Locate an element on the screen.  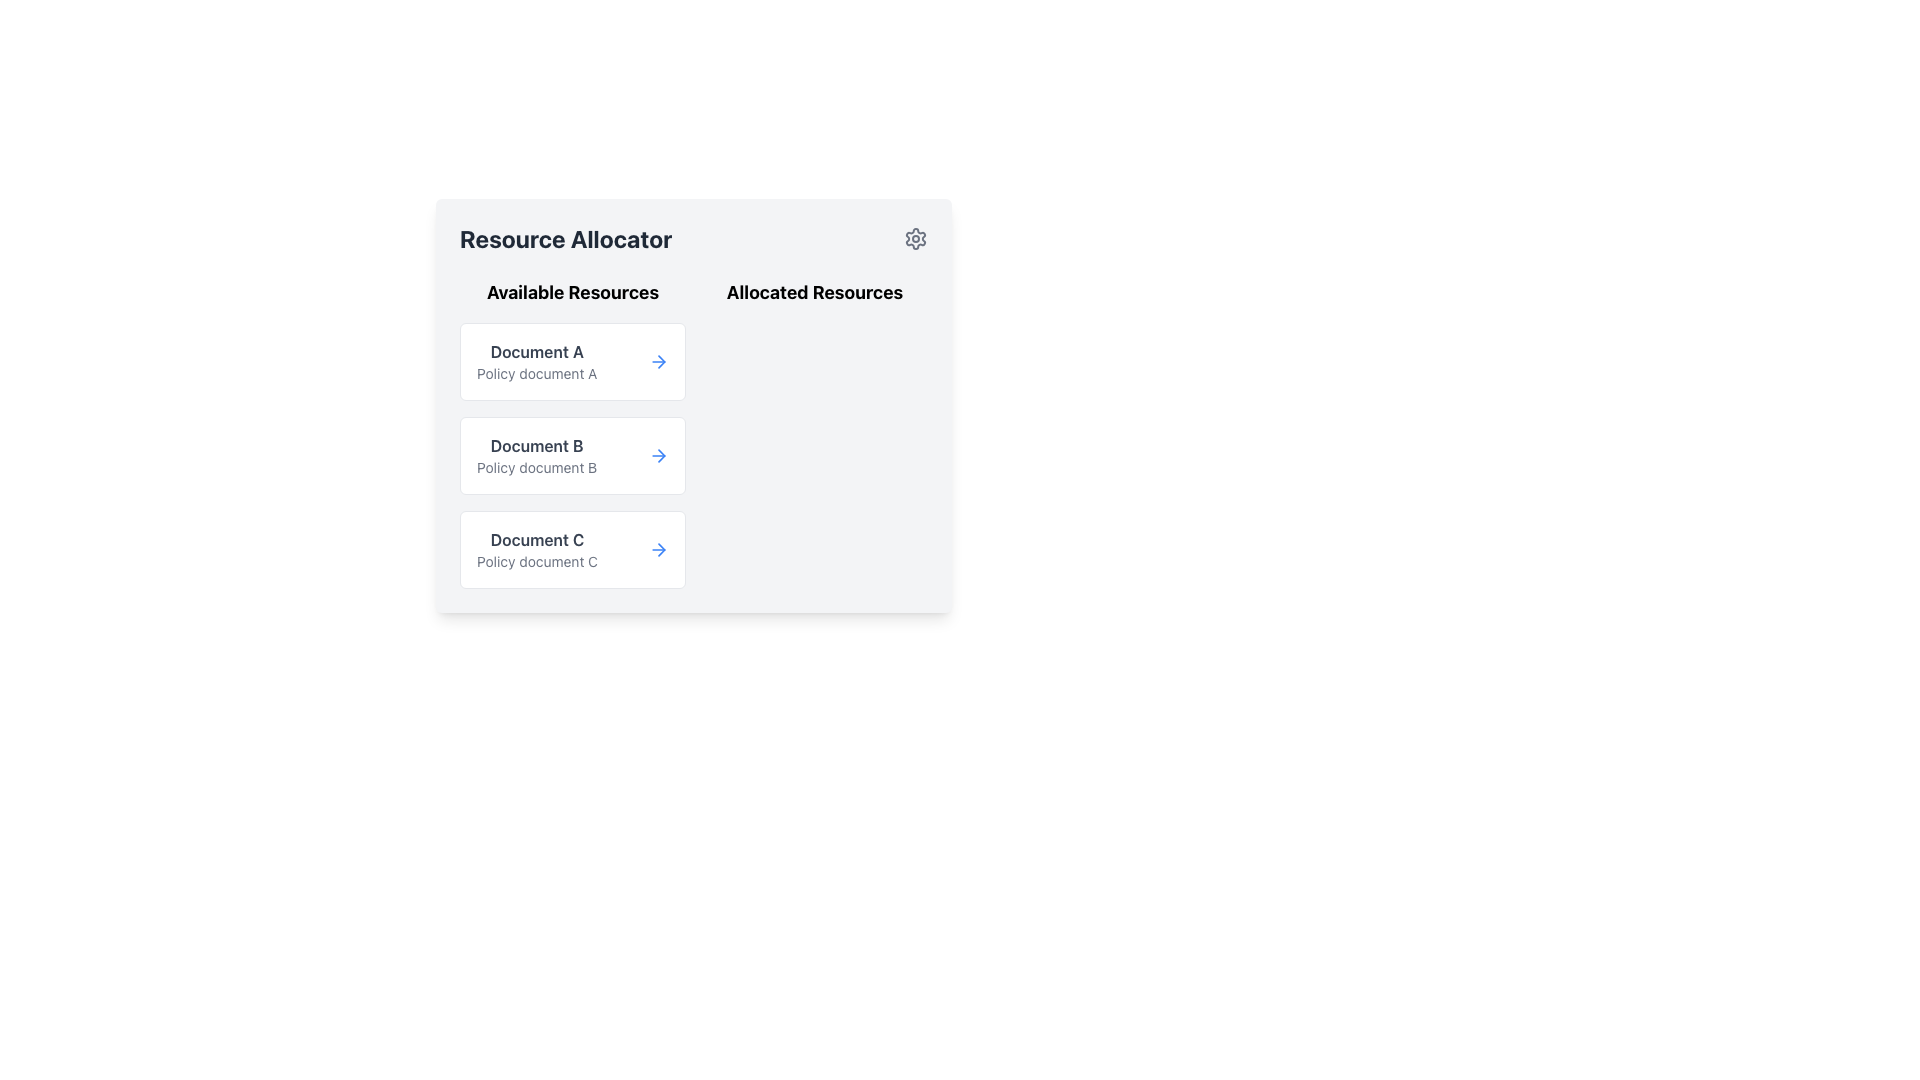
the 'Allocated Resources' text label which is bold, large-sized, and styled prominently on a light gray background, located in the top-right corner of the 'Resource Allocator' panel is located at coordinates (815, 293).